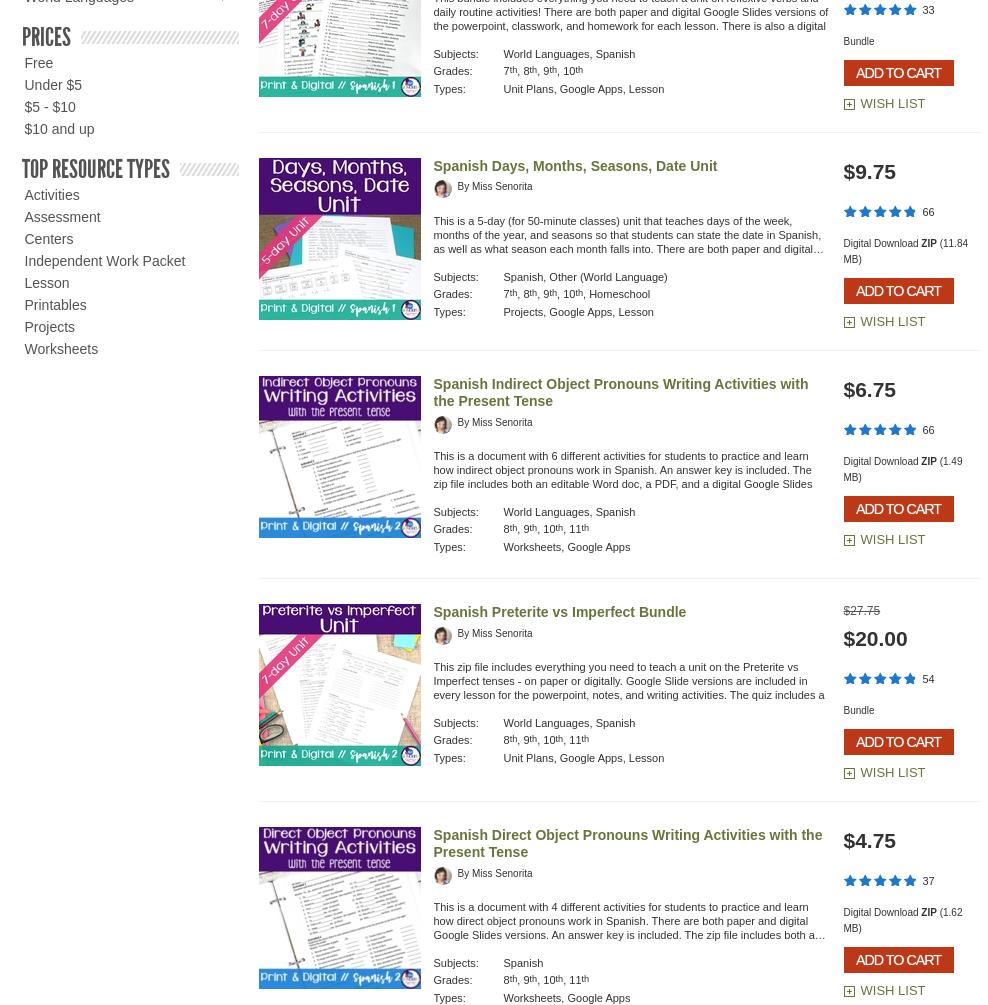 The height and width of the screenshot is (1005, 988). What do you see at coordinates (37, 63) in the screenshot?
I see `'Free'` at bounding box center [37, 63].